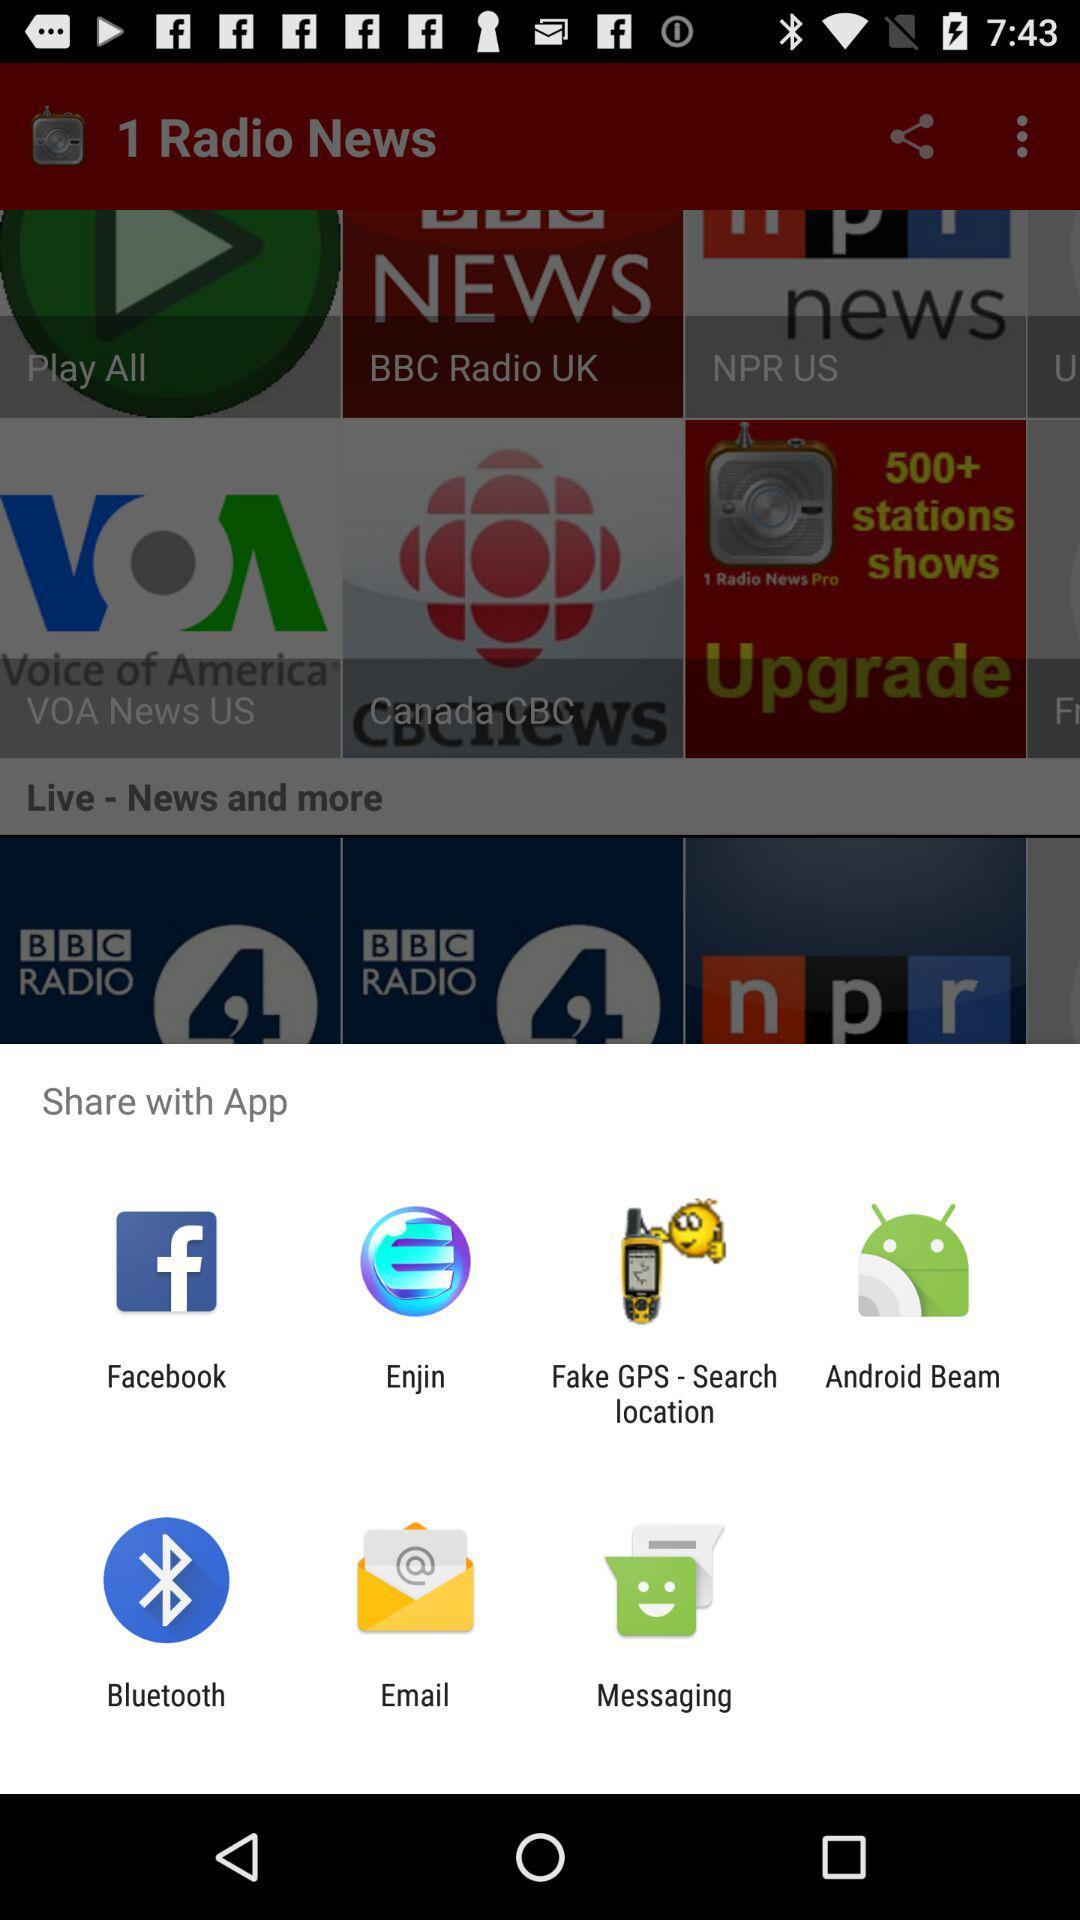 The height and width of the screenshot is (1920, 1080). I want to click on the app to the right of email icon, so click(664, 1711).